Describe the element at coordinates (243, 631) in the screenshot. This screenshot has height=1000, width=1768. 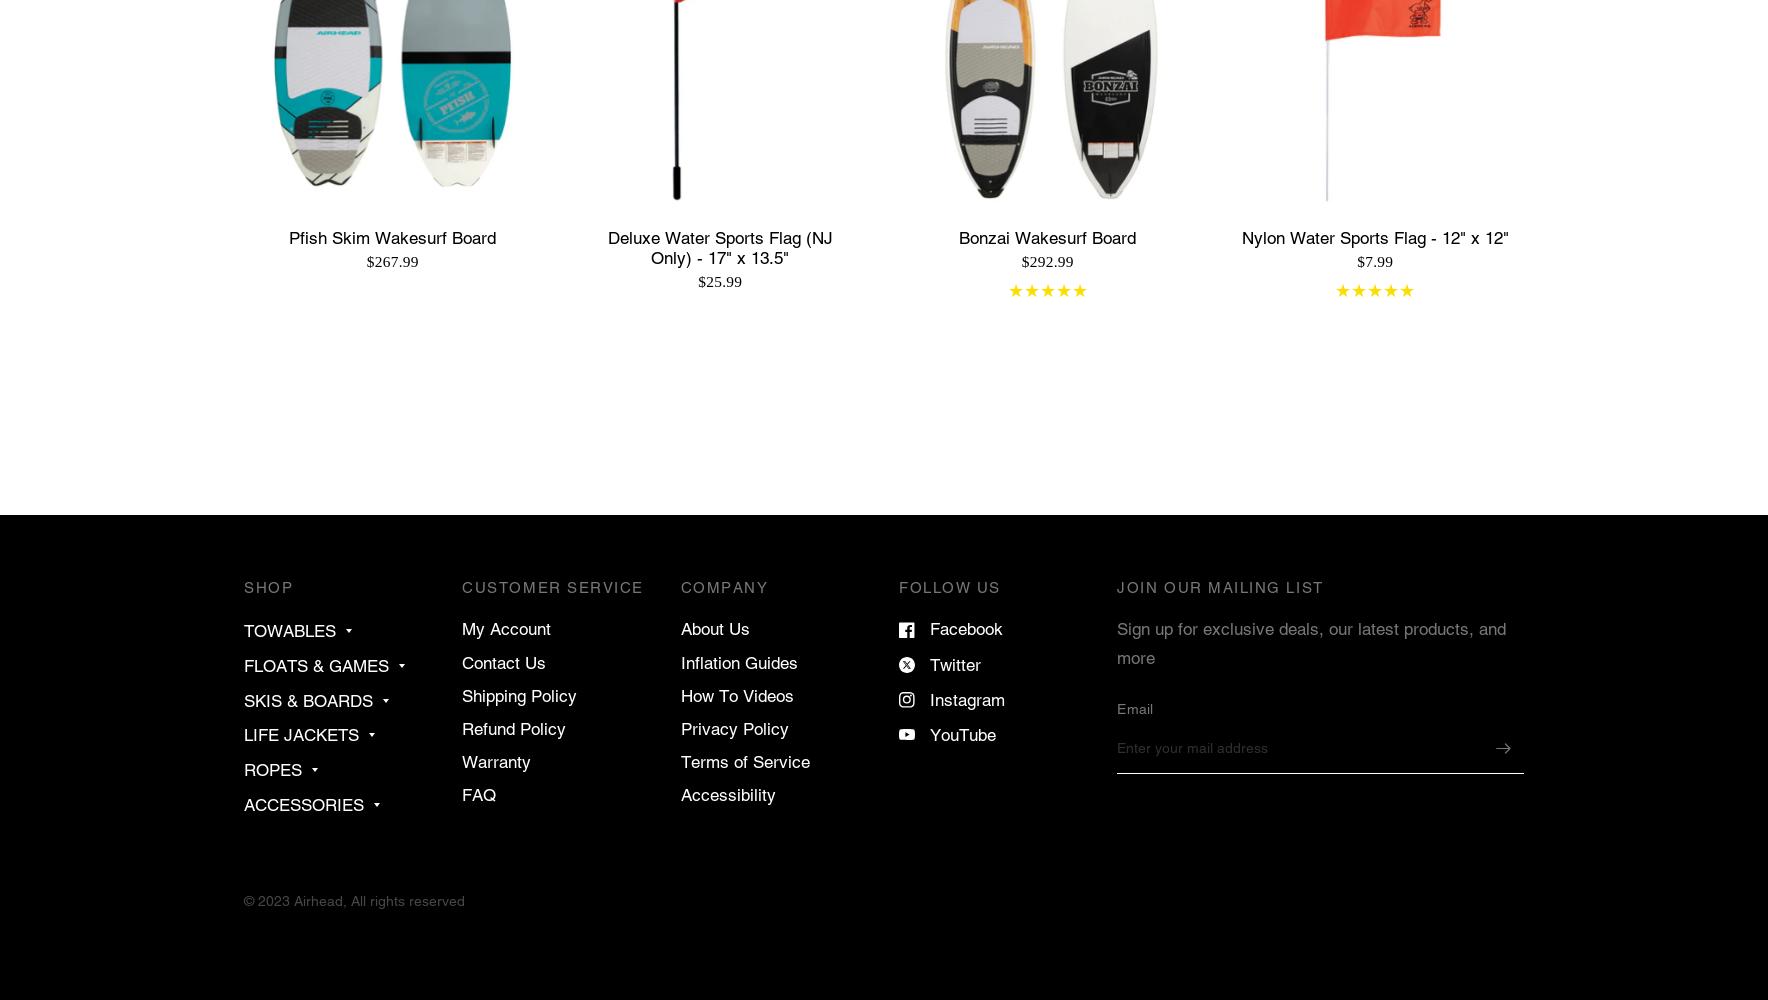
I see `'TOWABLES'` at that location.